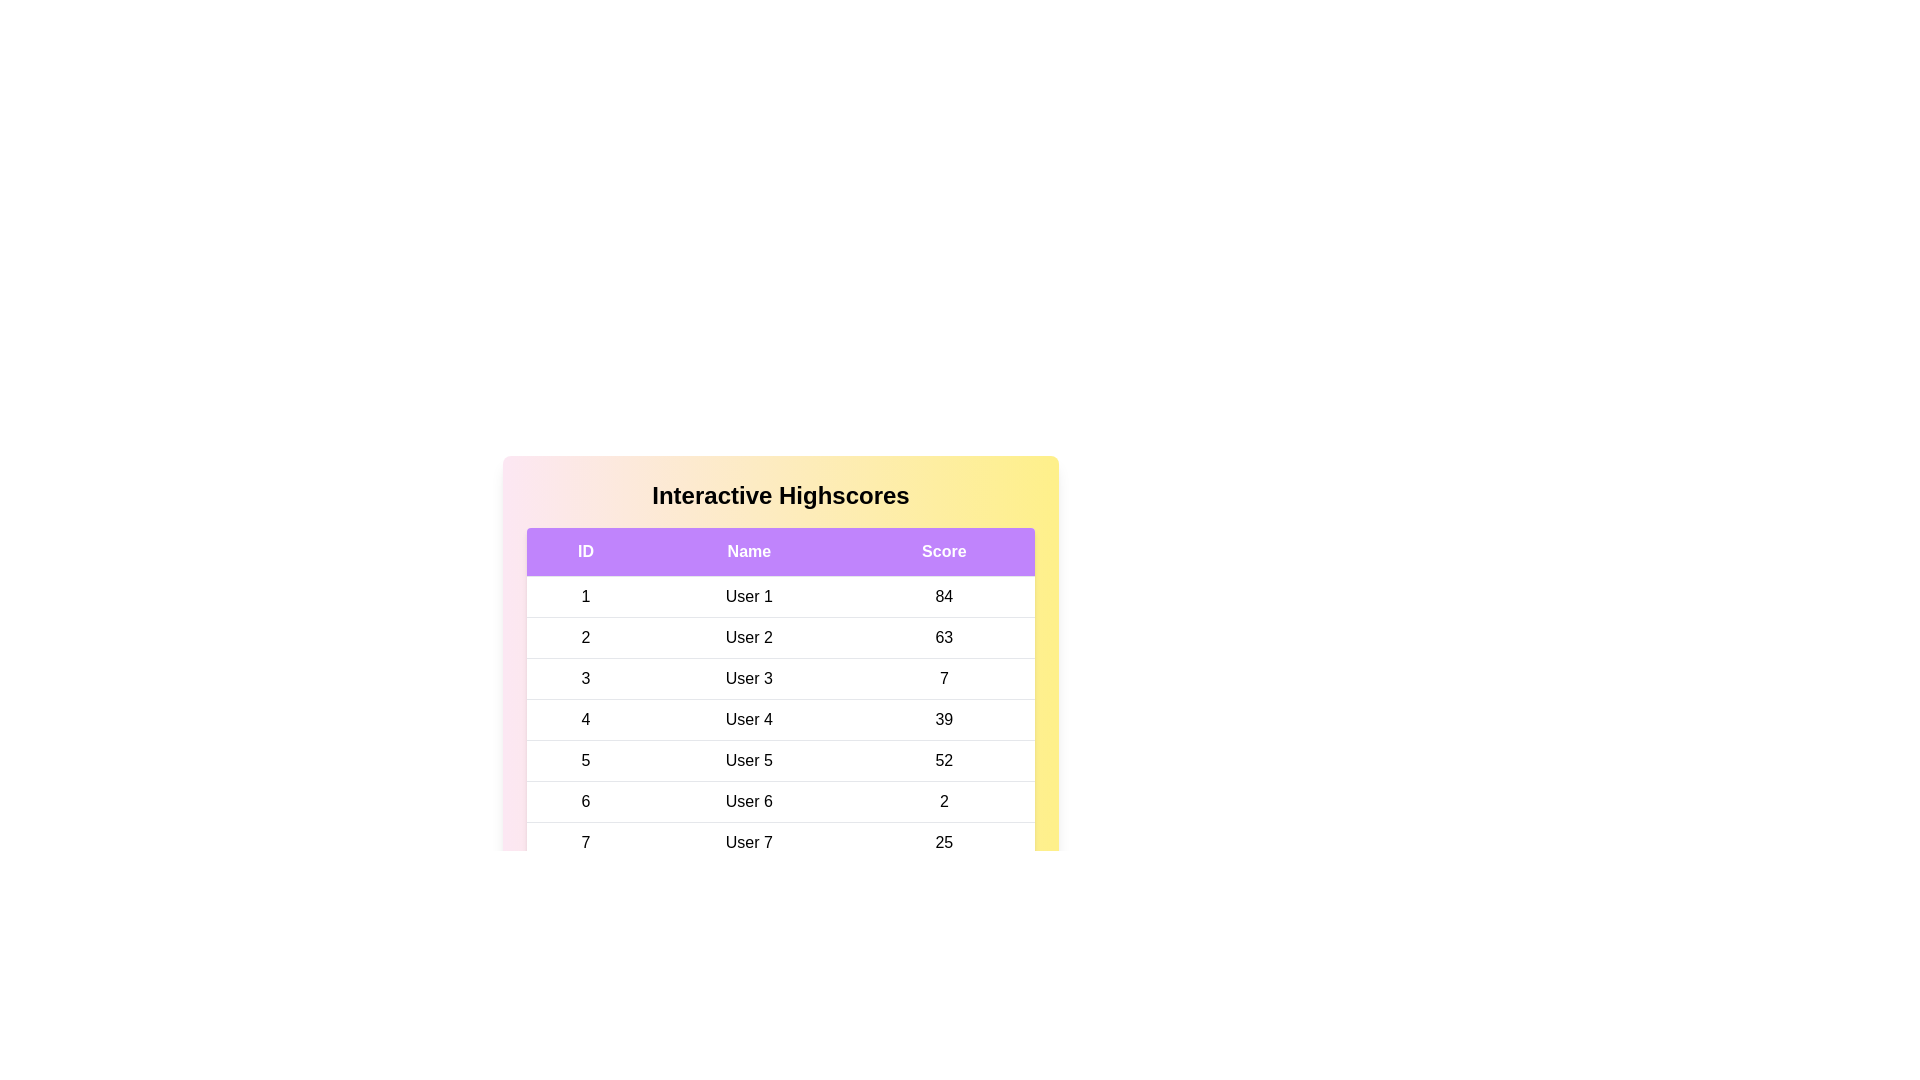 This screenshot has height=1080, width=1920. What do you see at coordinates (780, 801) in the screenshot?
I see `the row corresponding to 6` at bounding box center [780, 801].